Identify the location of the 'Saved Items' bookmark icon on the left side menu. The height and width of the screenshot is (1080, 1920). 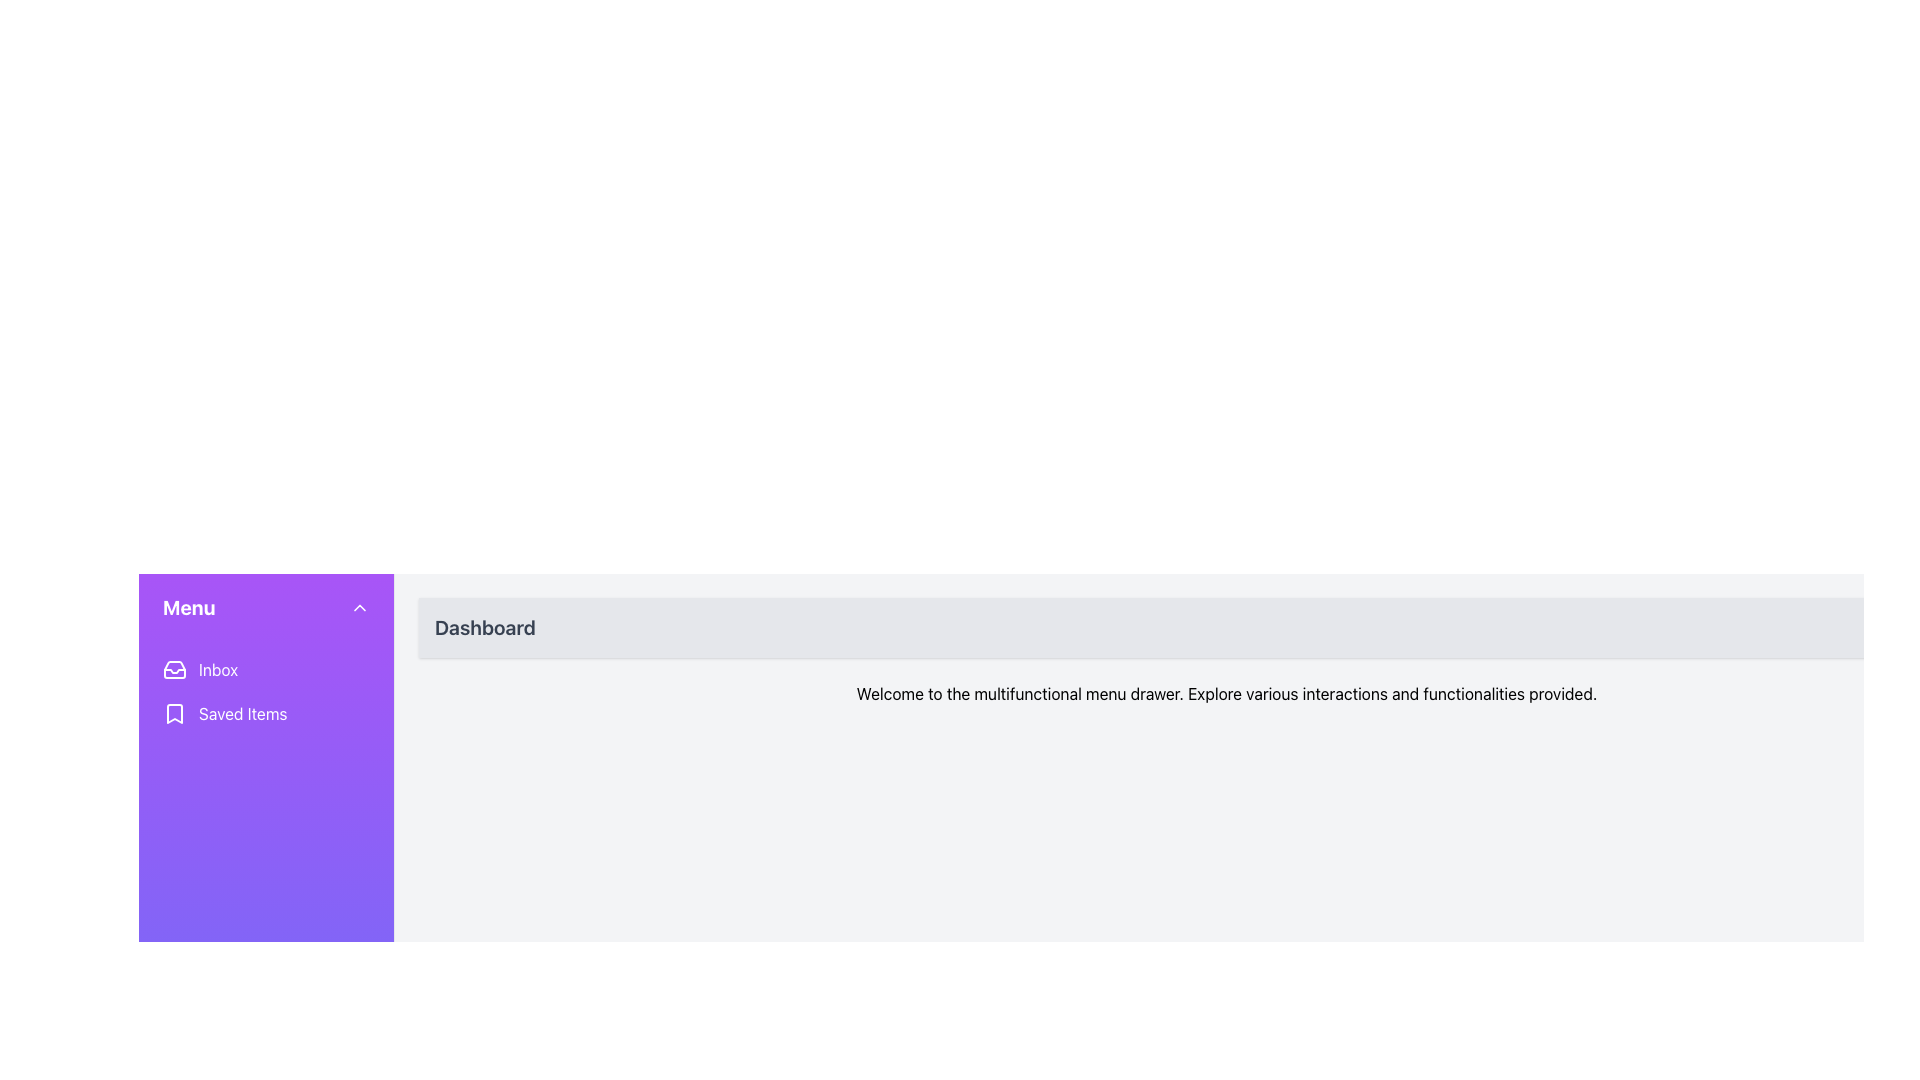
(174, 712).